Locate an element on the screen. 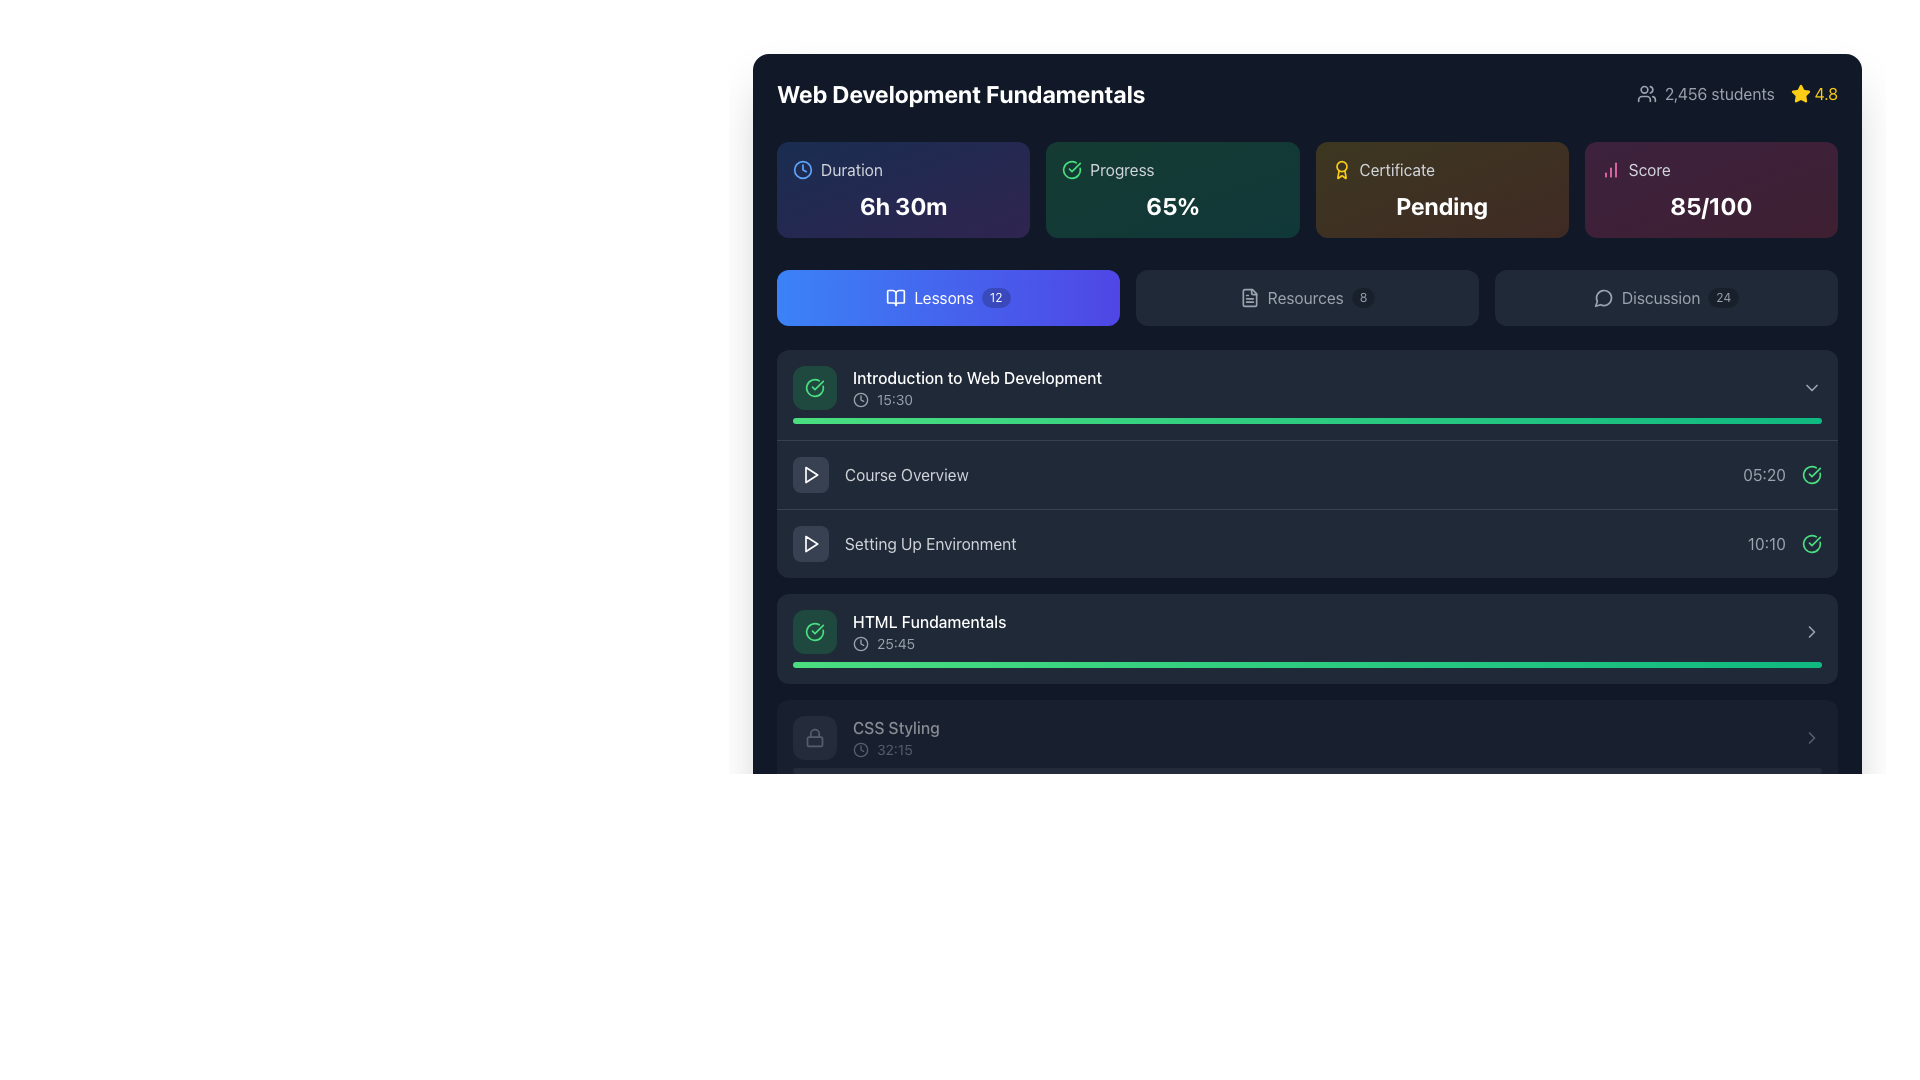 Image resolution: width=1920 pixels, height=1080 pixels. the status of the padlock icon next to the 'CSS Styling' label, which is a light gray rounded lock icon located at the bottom of the list is located at coordinates (815, 737).